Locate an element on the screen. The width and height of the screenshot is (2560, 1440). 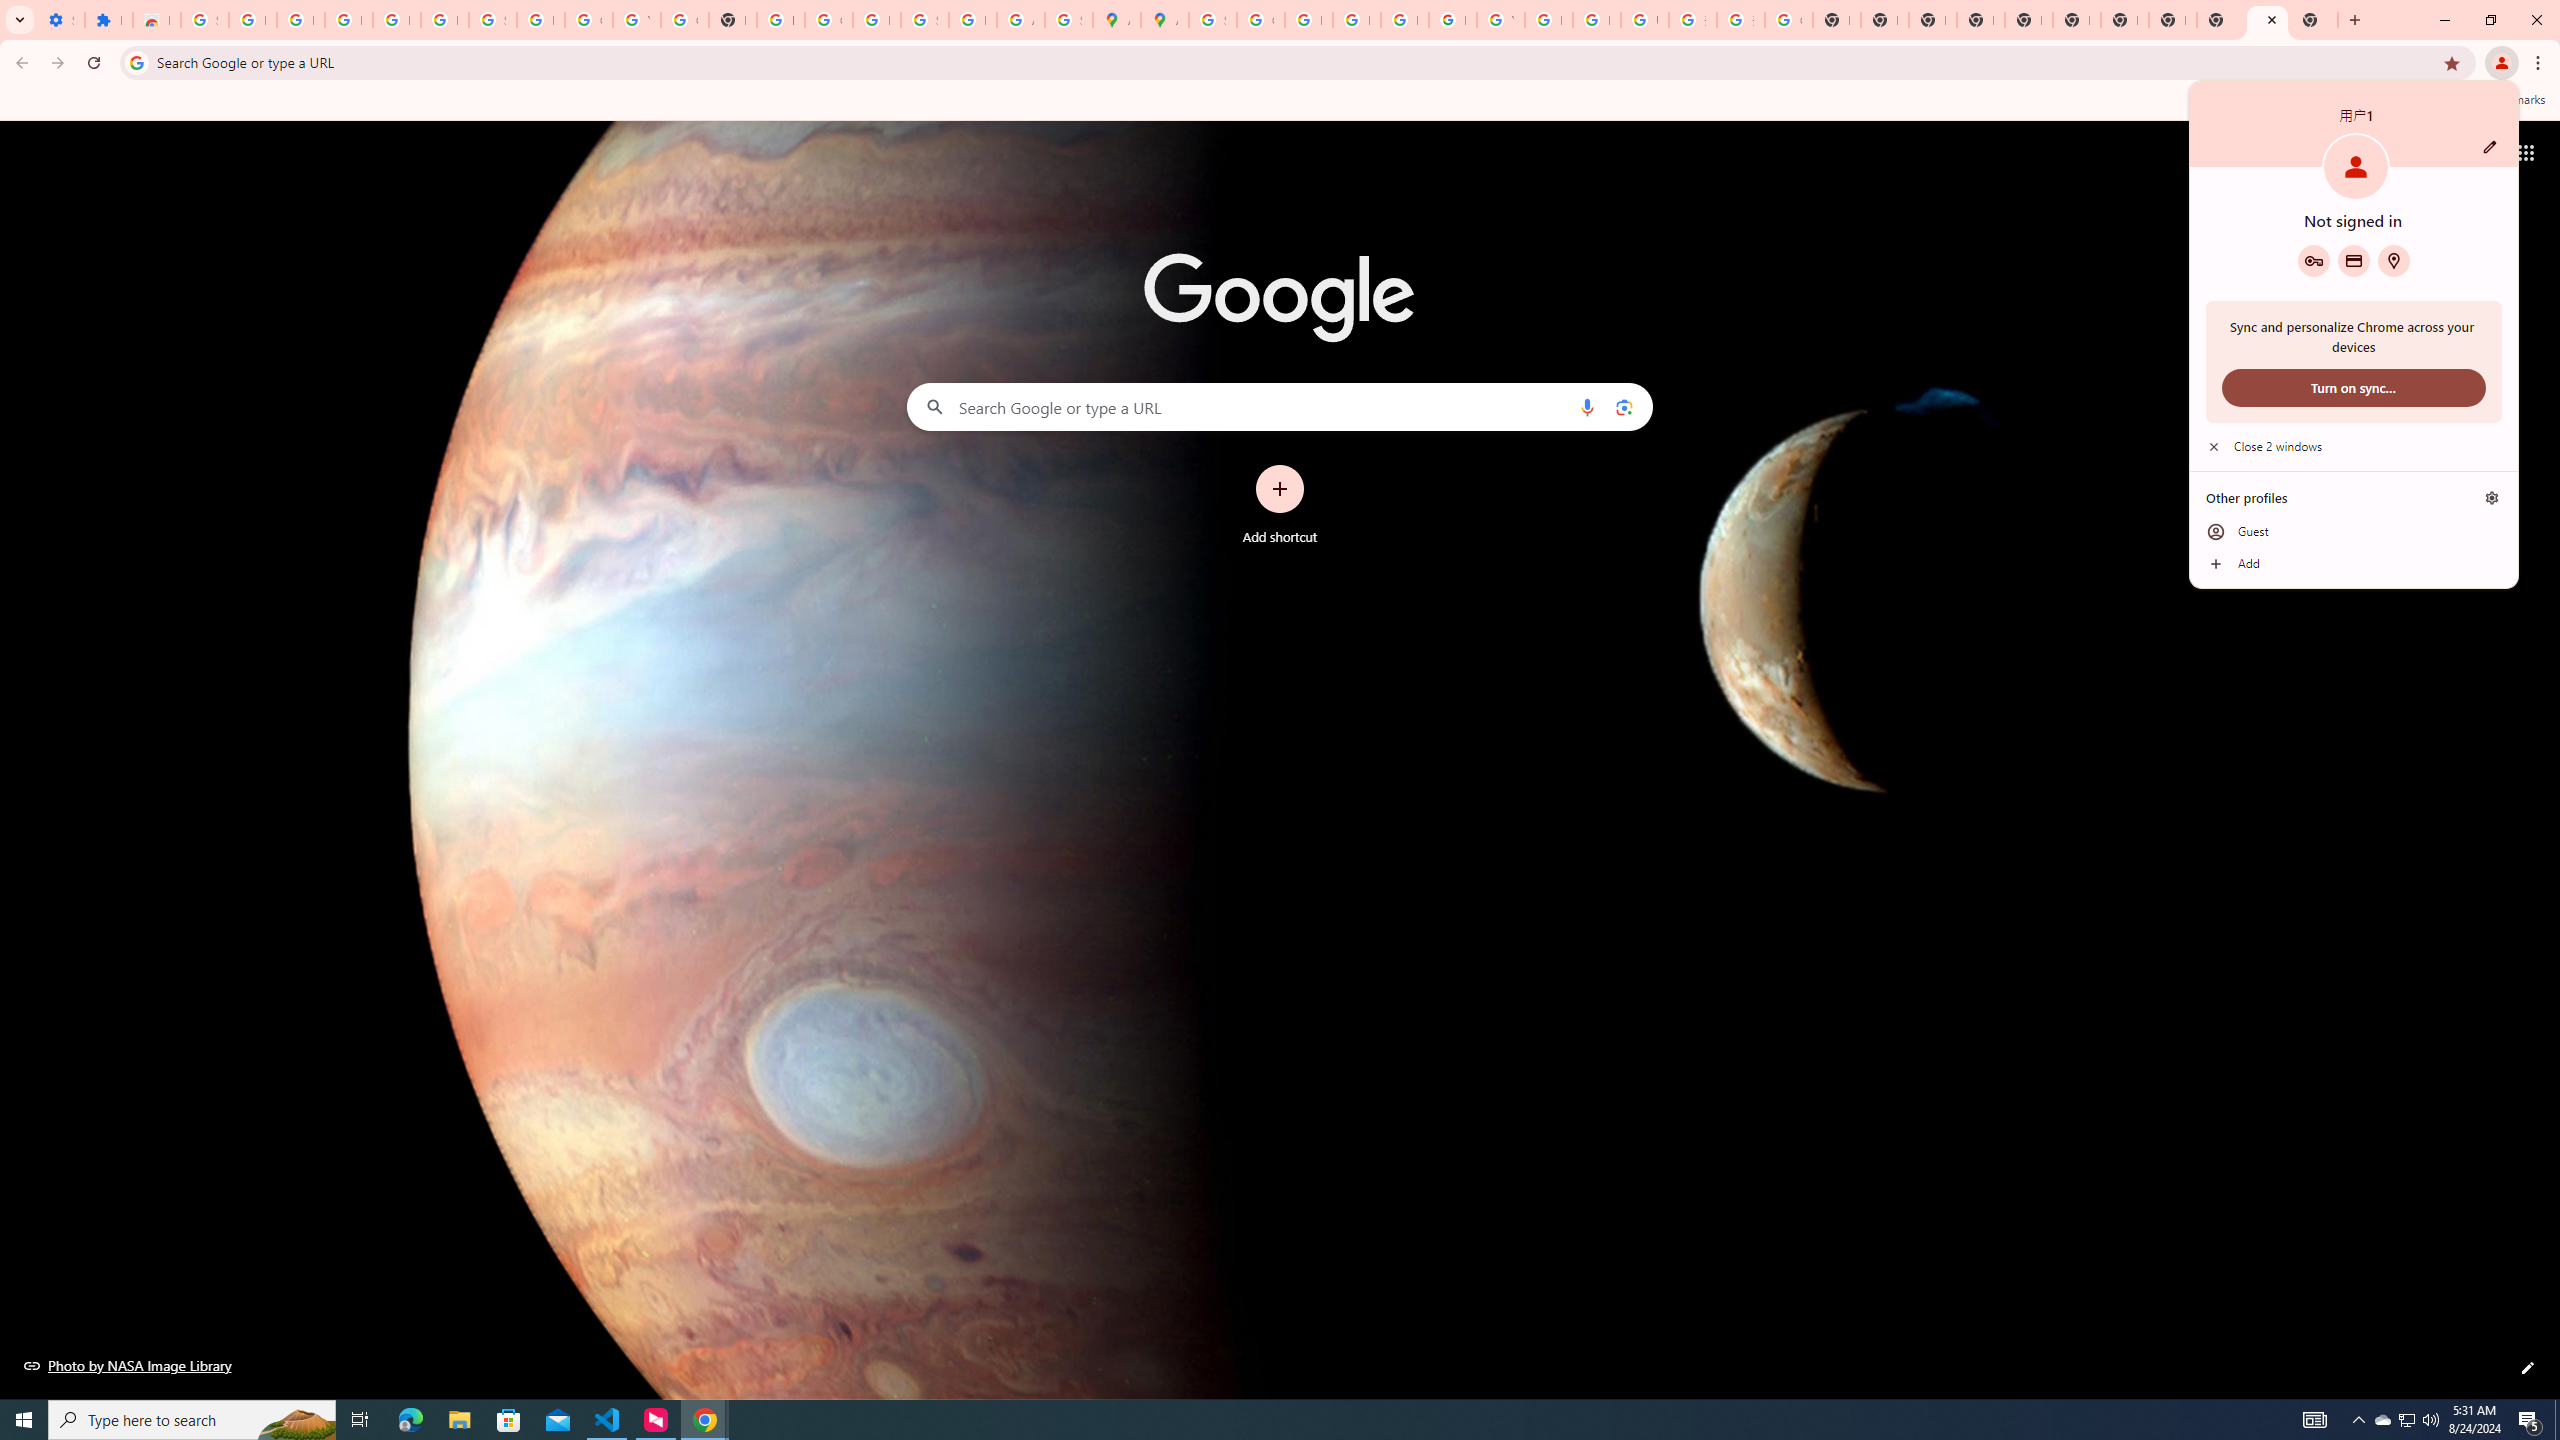
'Add' is located at coordinates (2352, 563).